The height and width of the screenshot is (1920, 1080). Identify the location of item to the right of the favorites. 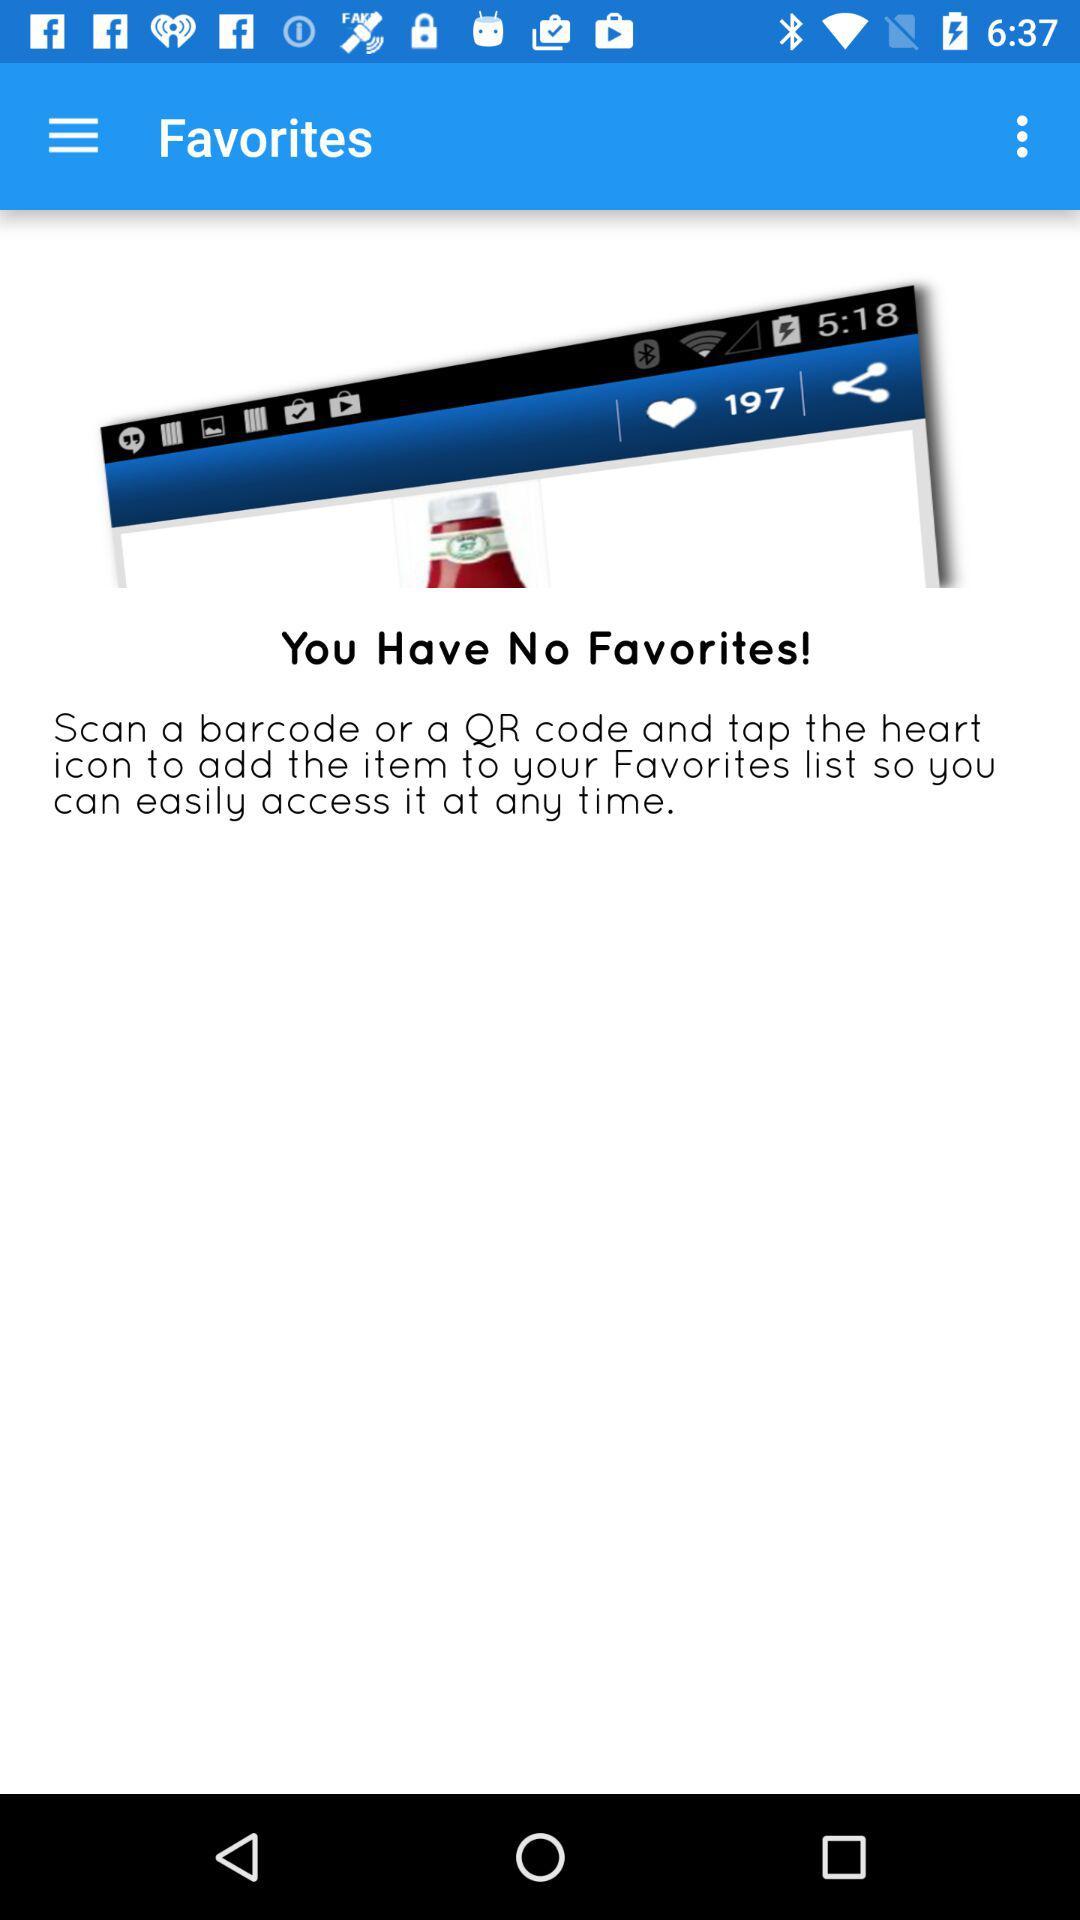
(1027, 135).